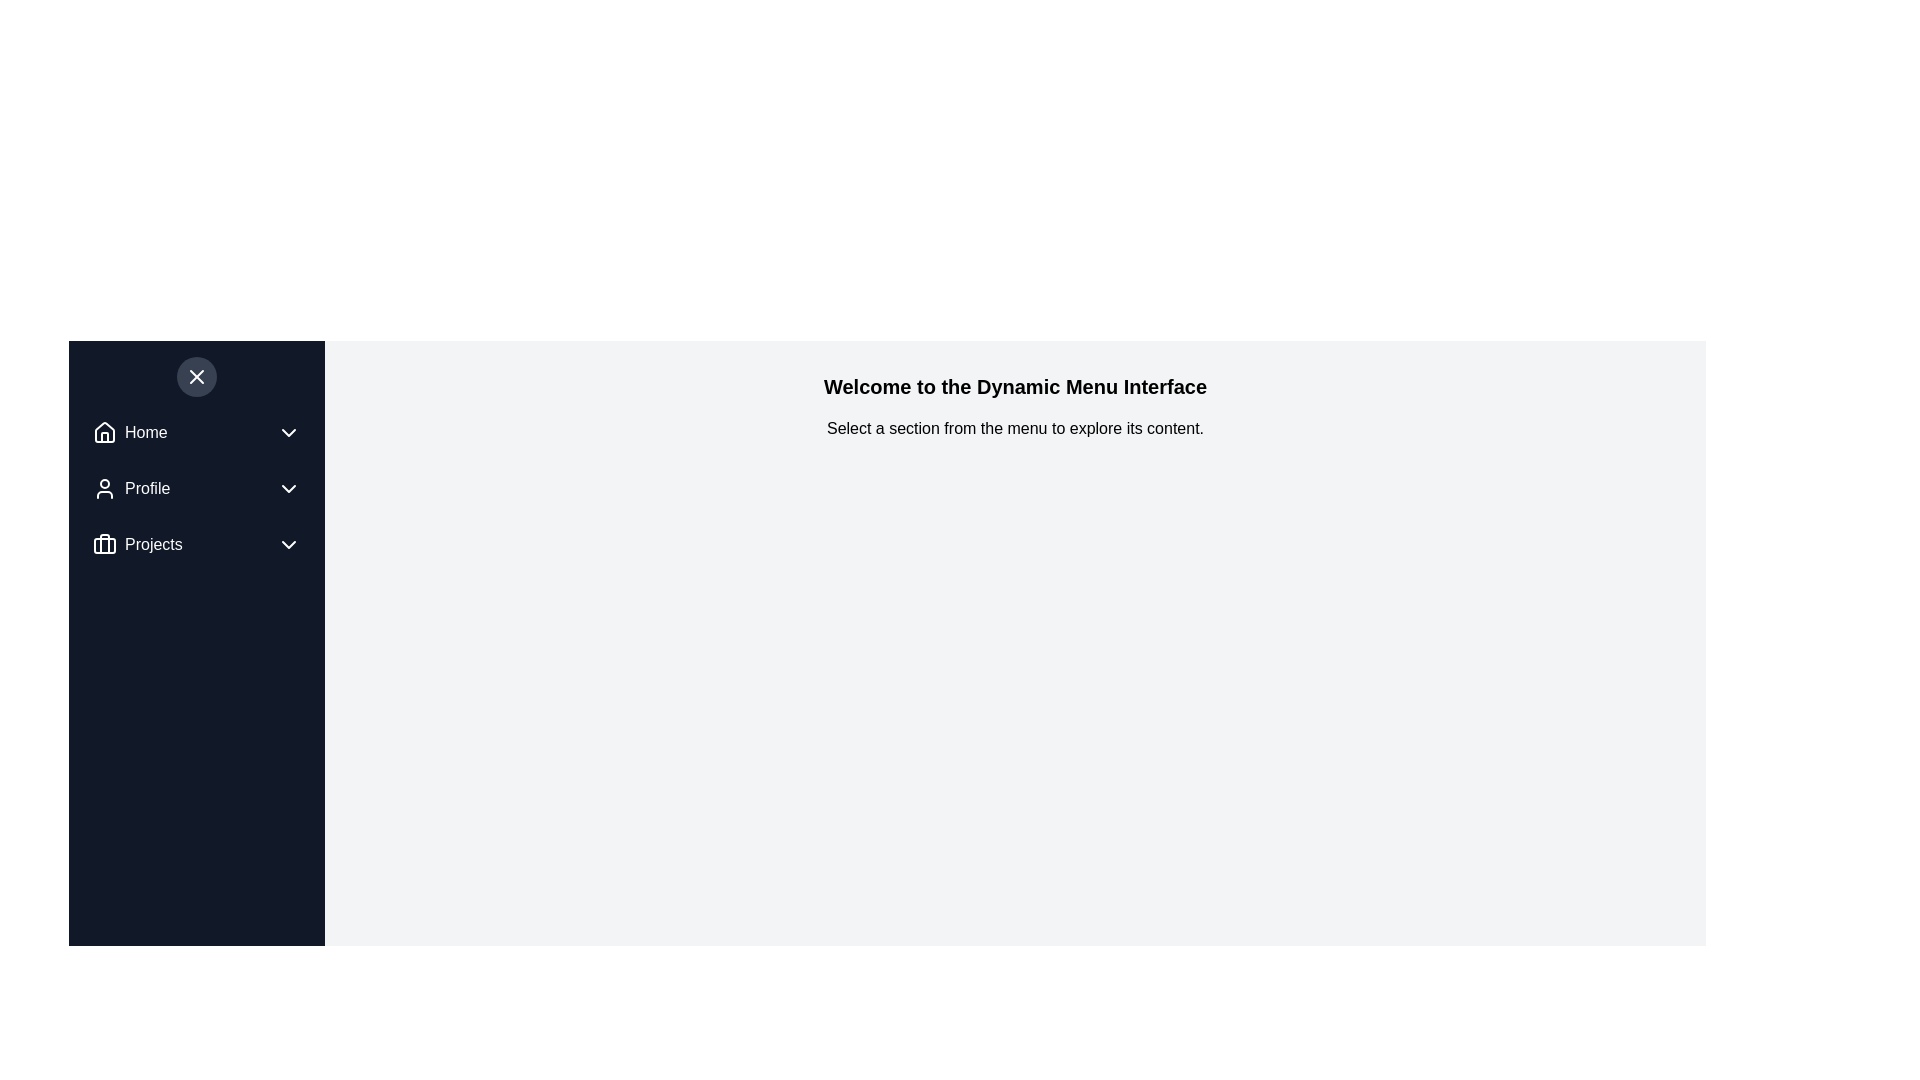  I want to click on the chevron indicator next to the 'Profile' item in the vertical navigation menu, so click(196, 489).